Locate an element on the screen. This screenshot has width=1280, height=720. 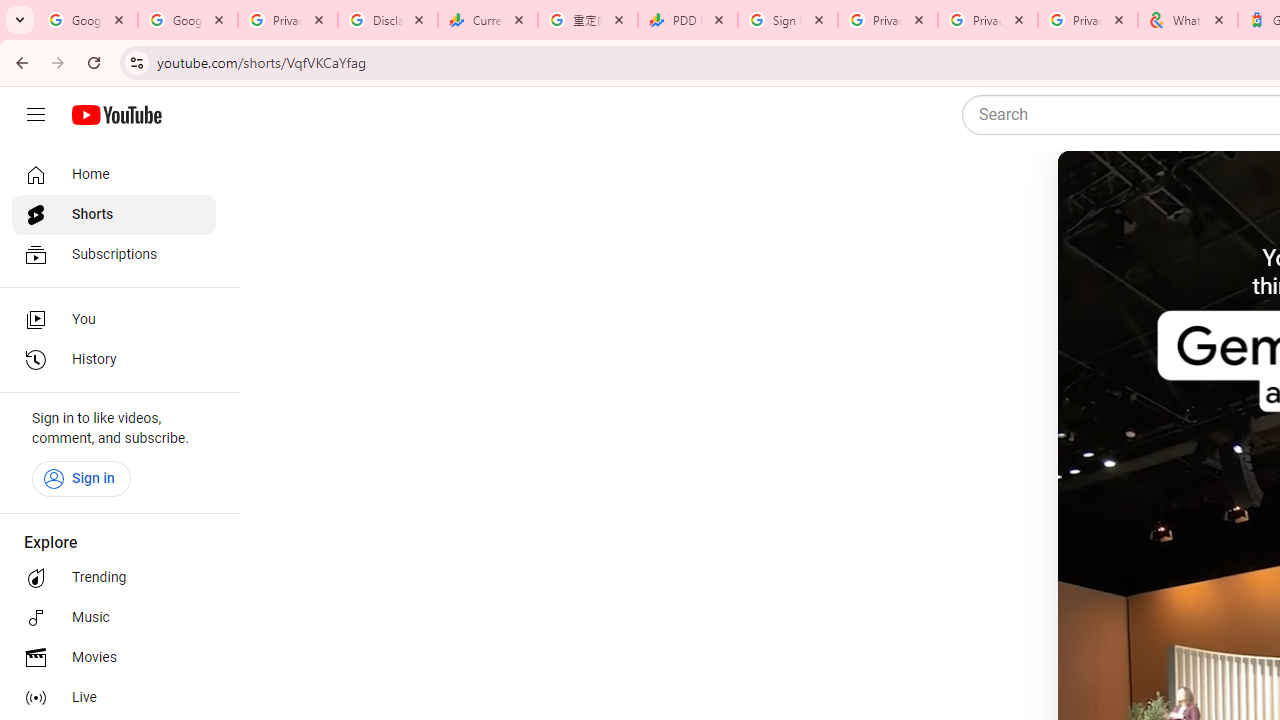
'History' is located at coordinates (112, 360).